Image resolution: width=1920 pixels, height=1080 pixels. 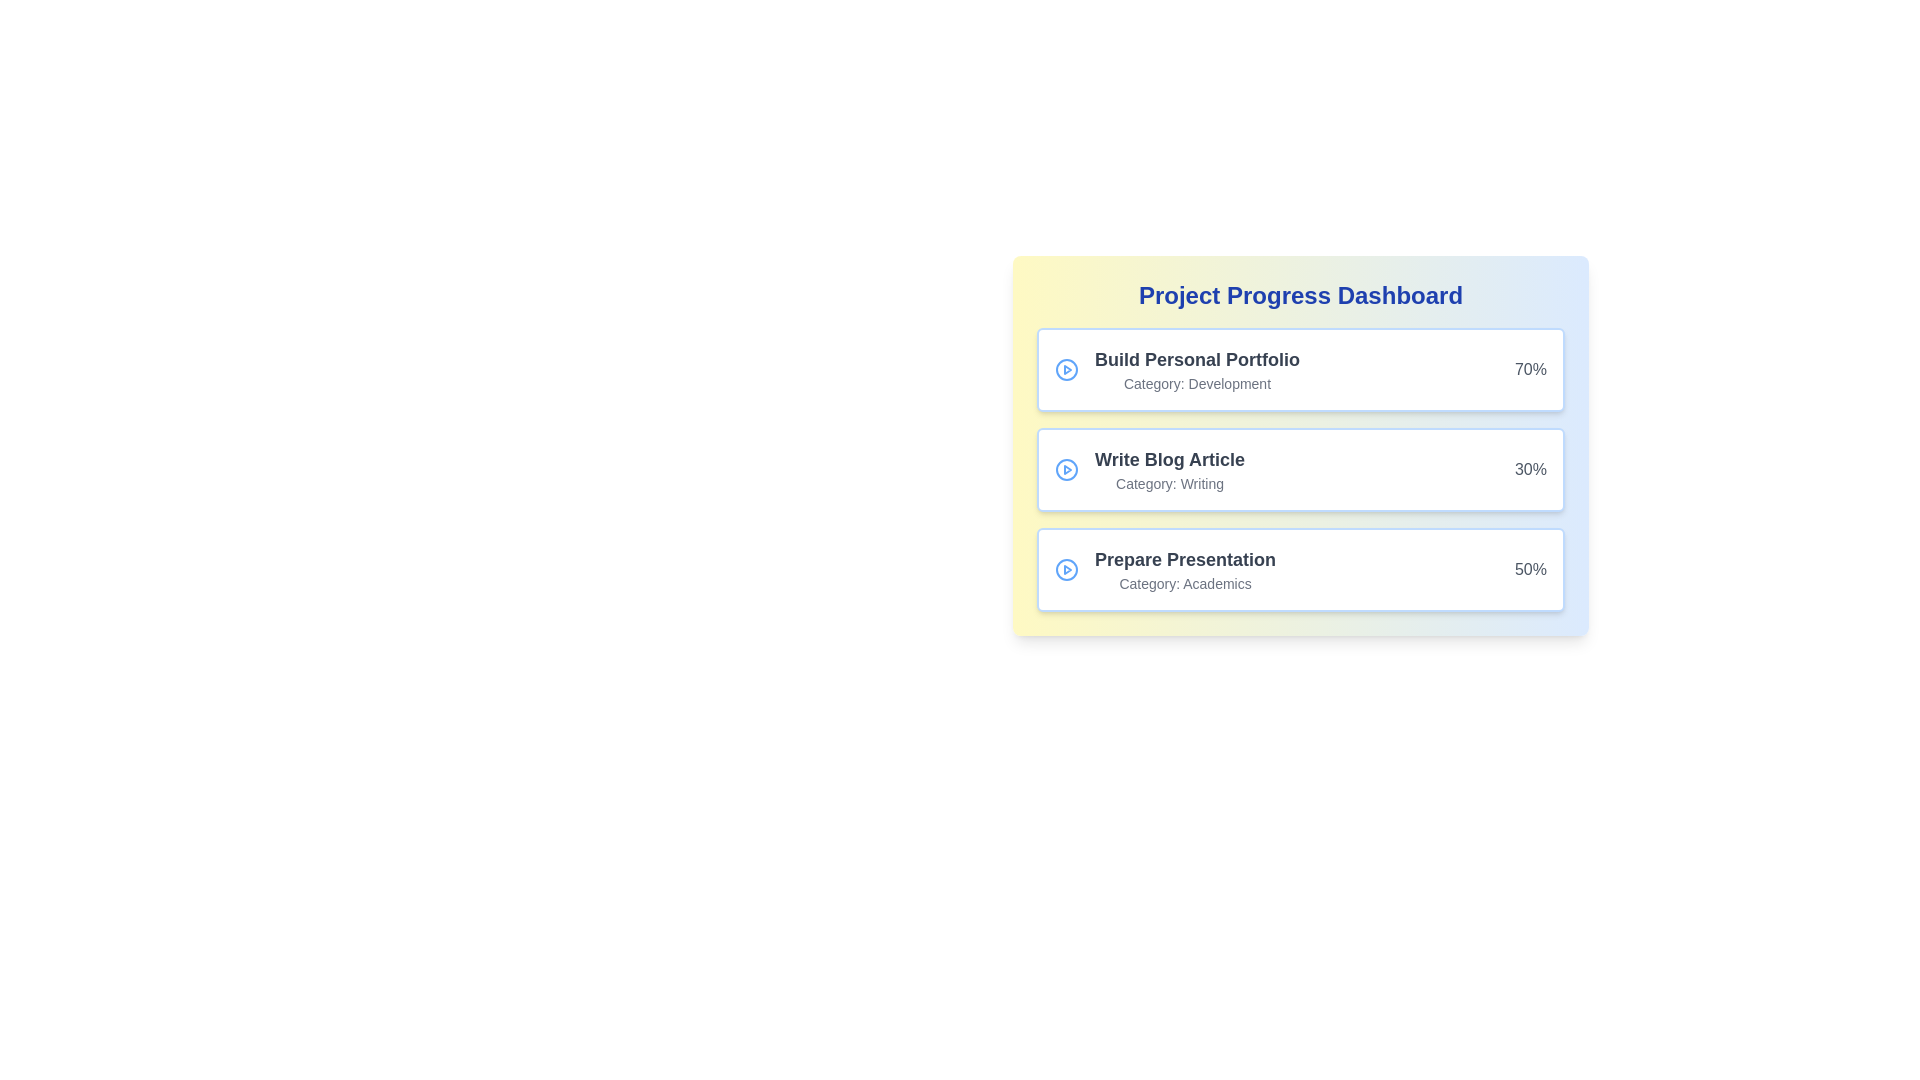 What do you see at coordinates (1065, 470) in the screenshot?
I see `the play button located to the left of the 'Write Blog Article' text` at bounding box center [1065, 470].